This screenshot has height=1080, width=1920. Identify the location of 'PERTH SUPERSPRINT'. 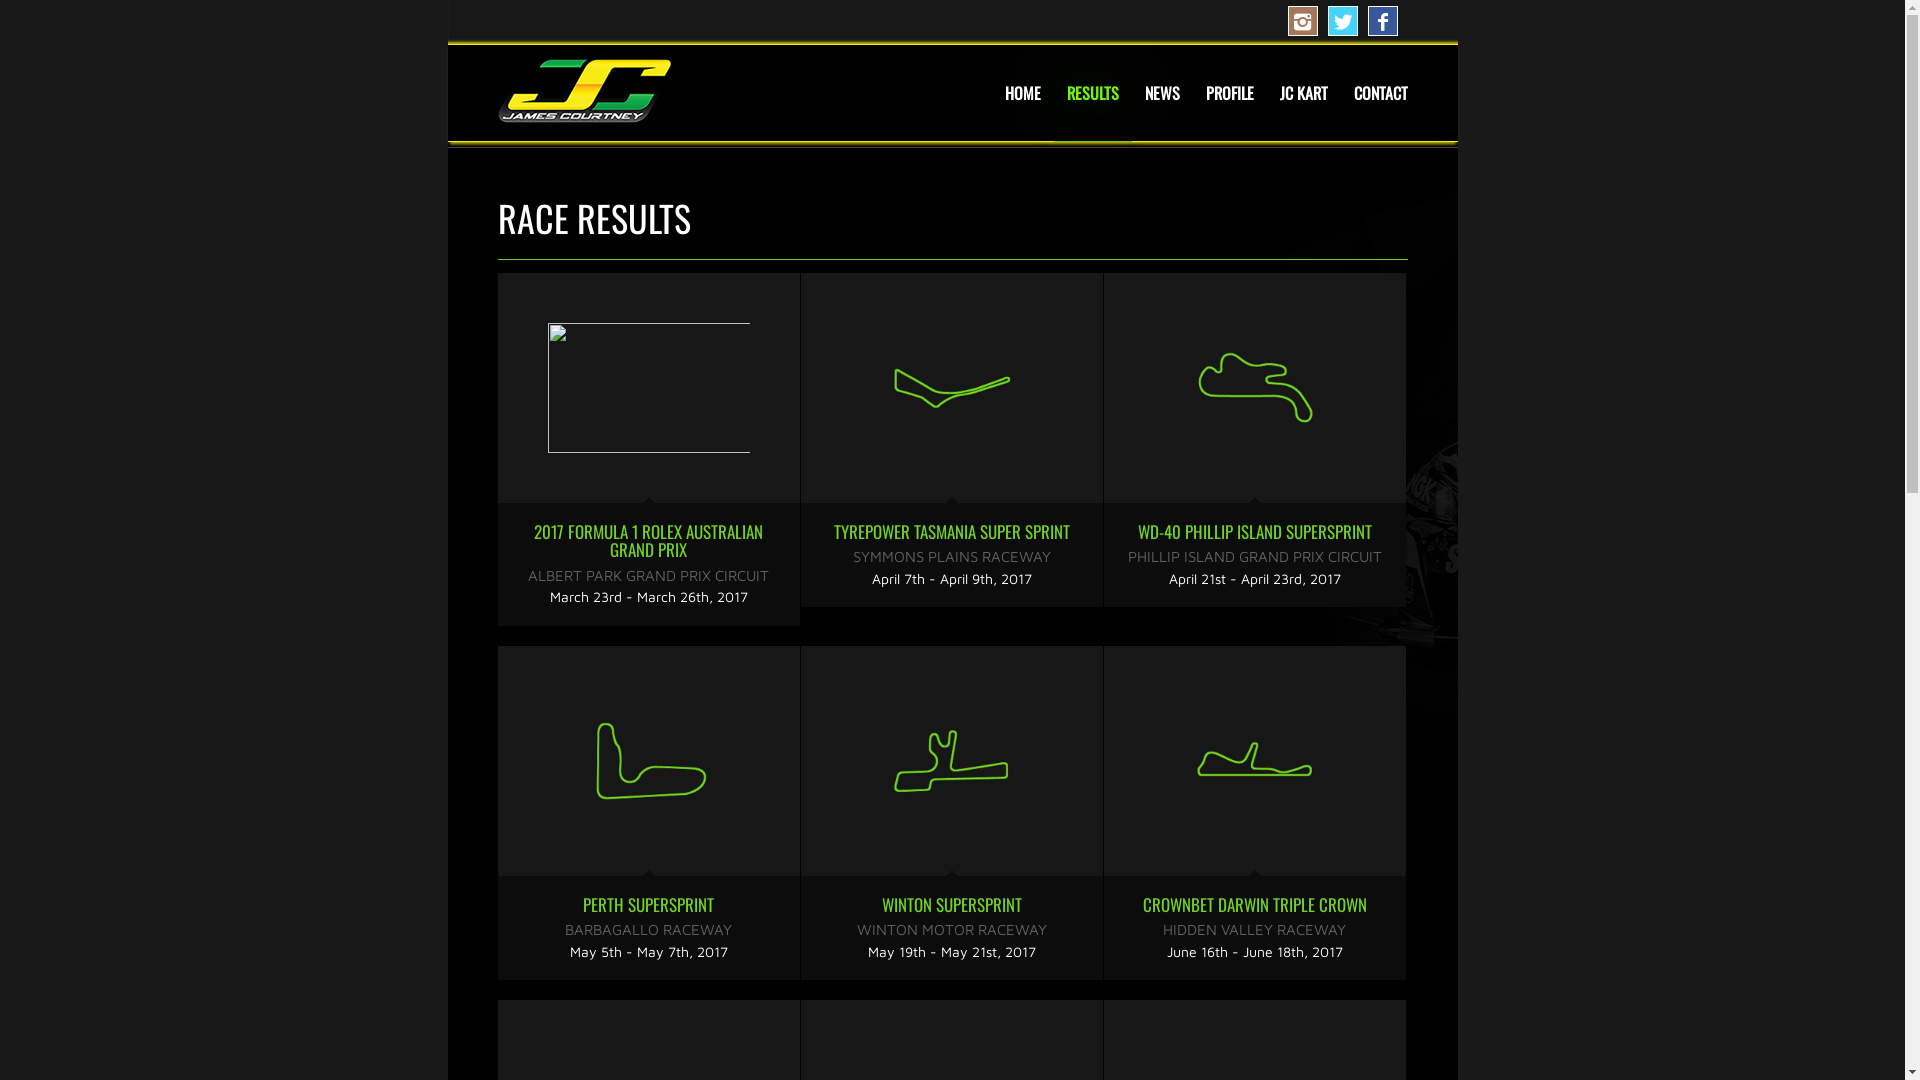
(648, 904).